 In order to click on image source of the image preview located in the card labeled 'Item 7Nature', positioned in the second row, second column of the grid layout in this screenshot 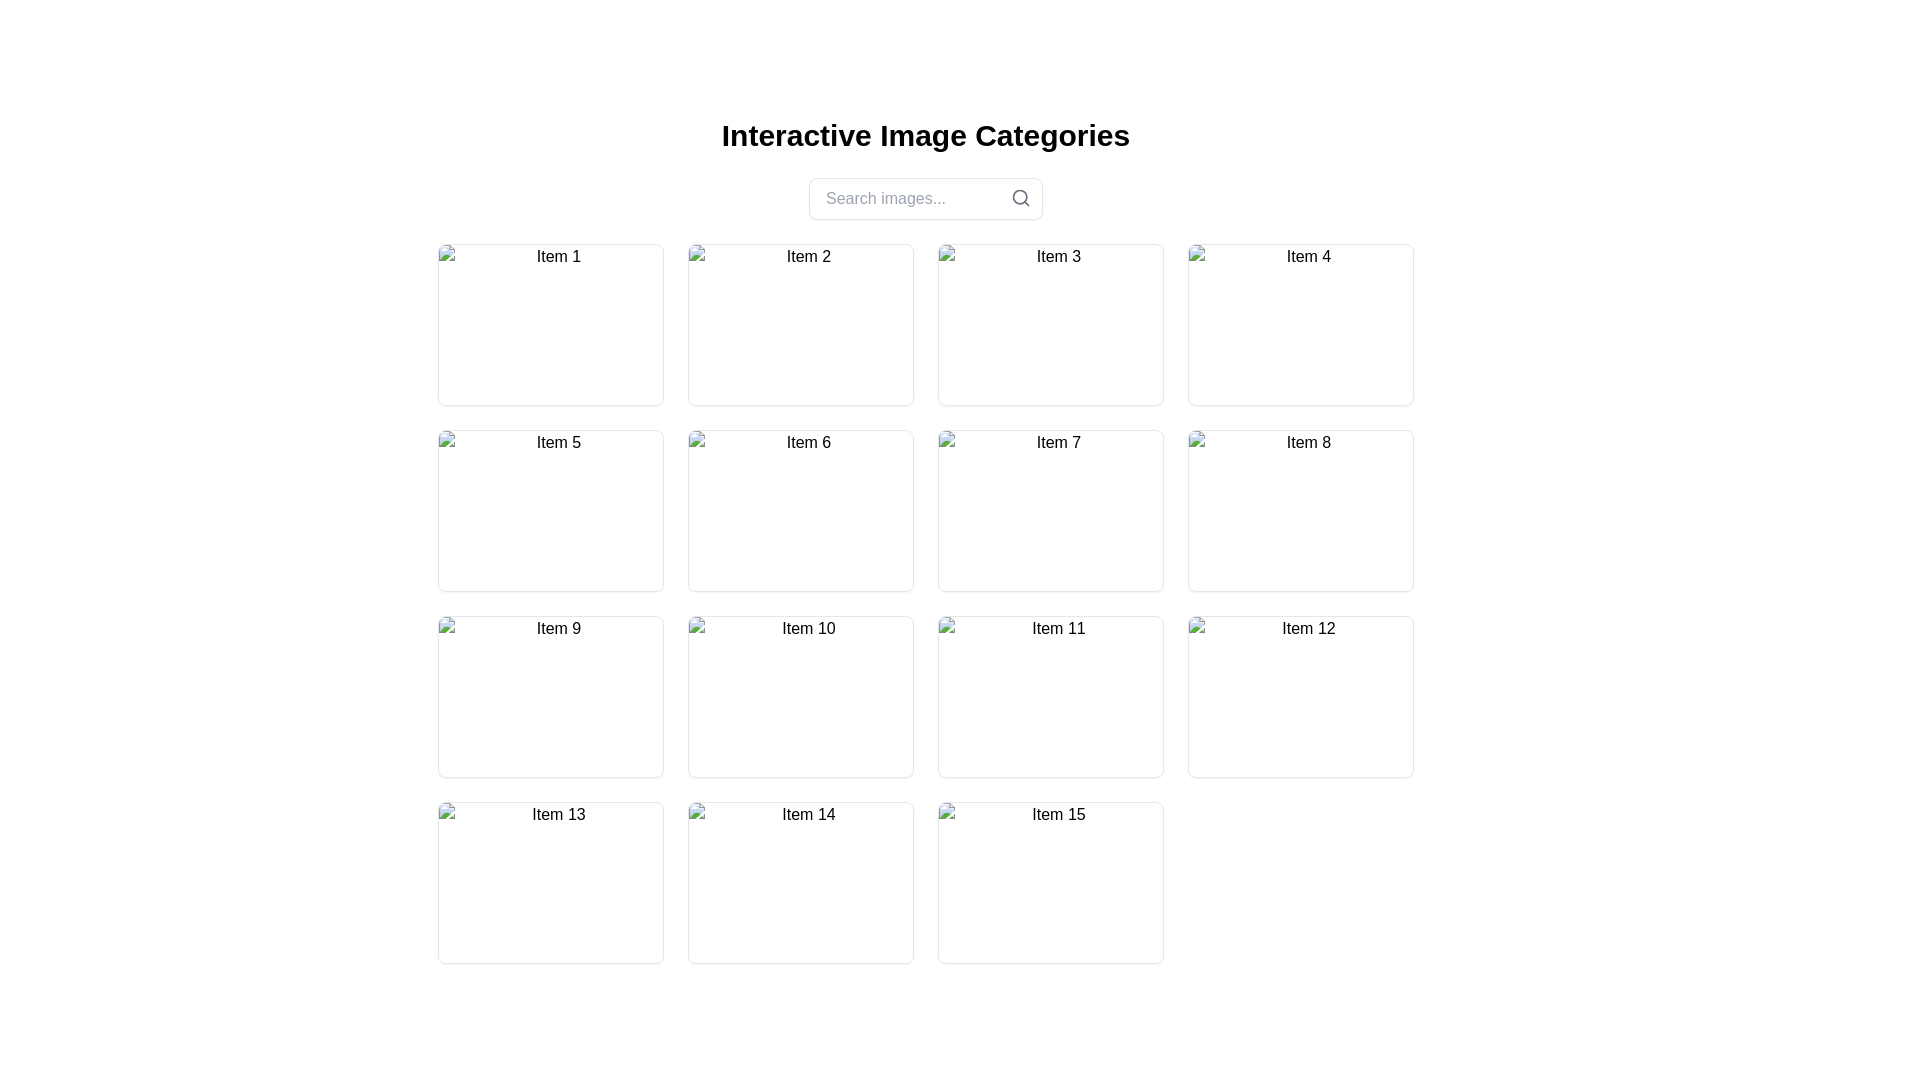, I will do `click(1050, 509)`.